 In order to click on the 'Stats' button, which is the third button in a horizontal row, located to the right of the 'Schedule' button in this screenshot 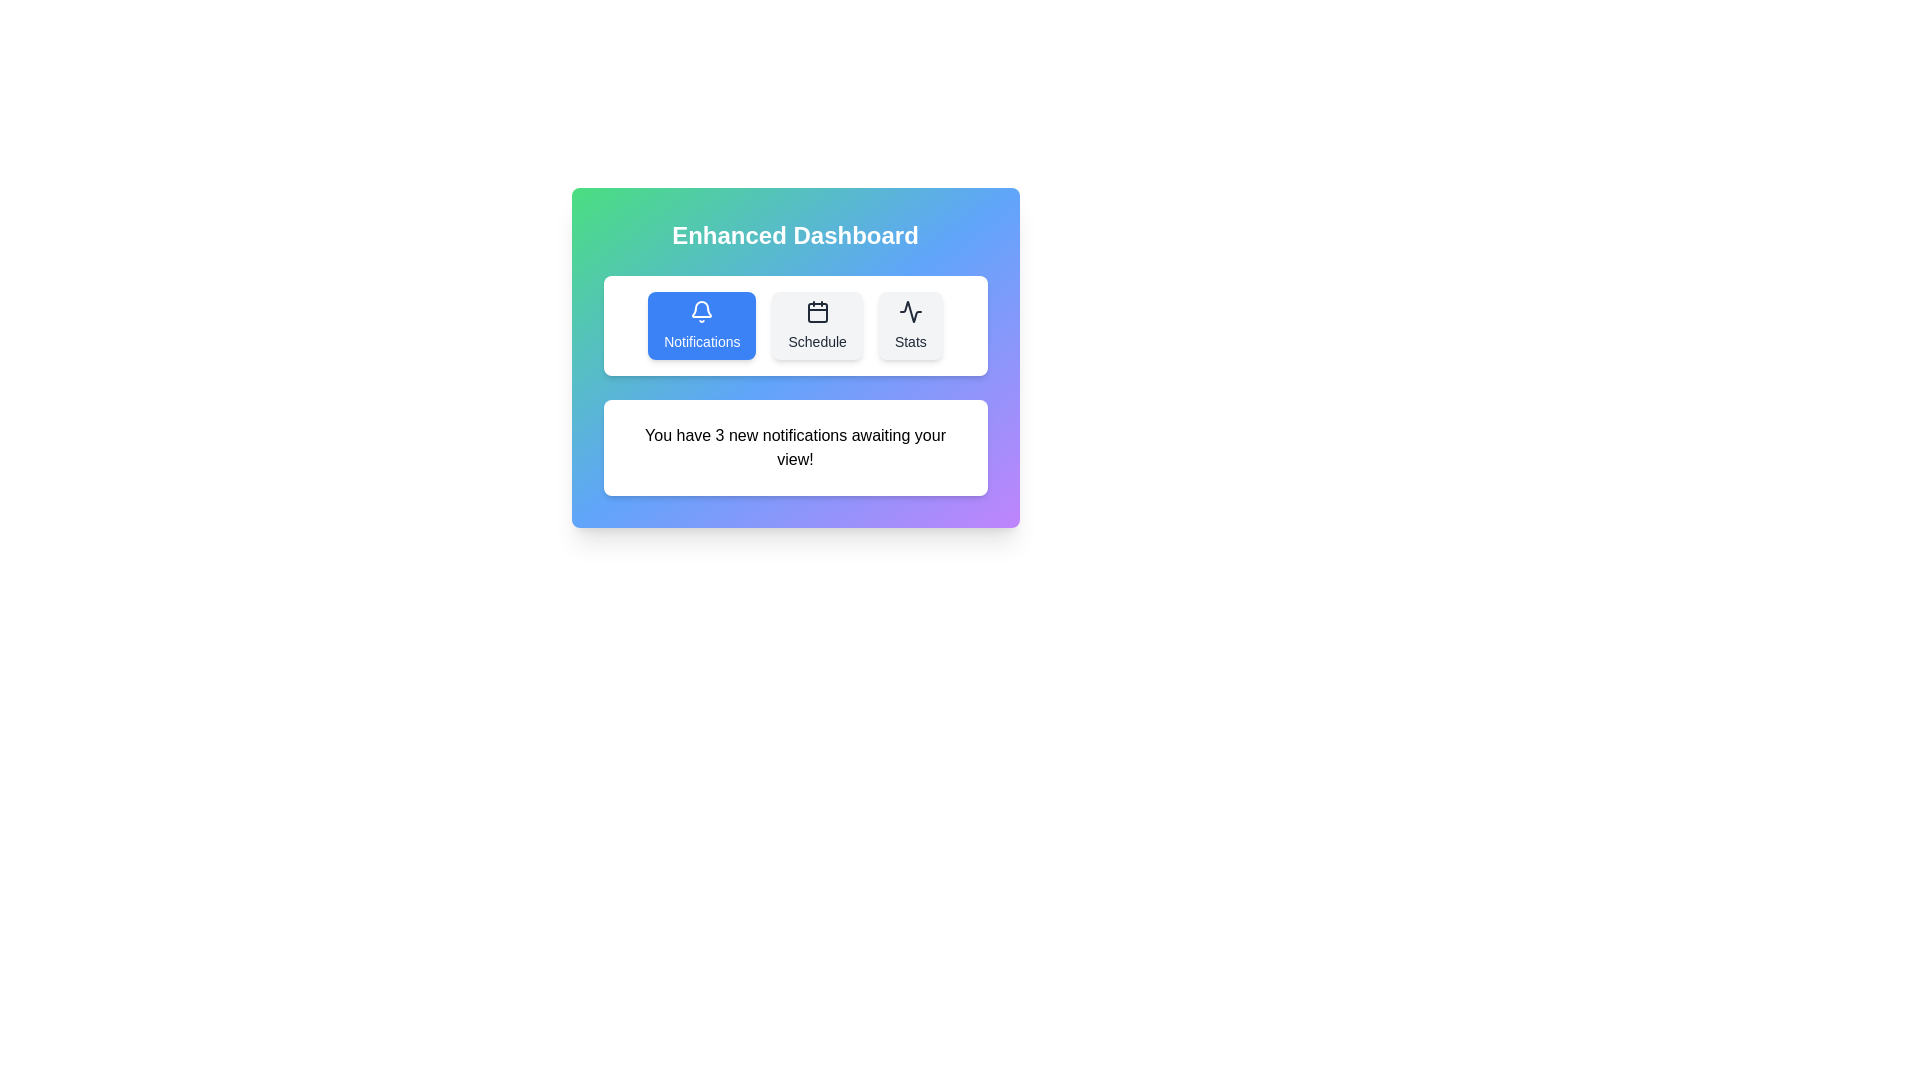, I will do `click(909, 325)`.